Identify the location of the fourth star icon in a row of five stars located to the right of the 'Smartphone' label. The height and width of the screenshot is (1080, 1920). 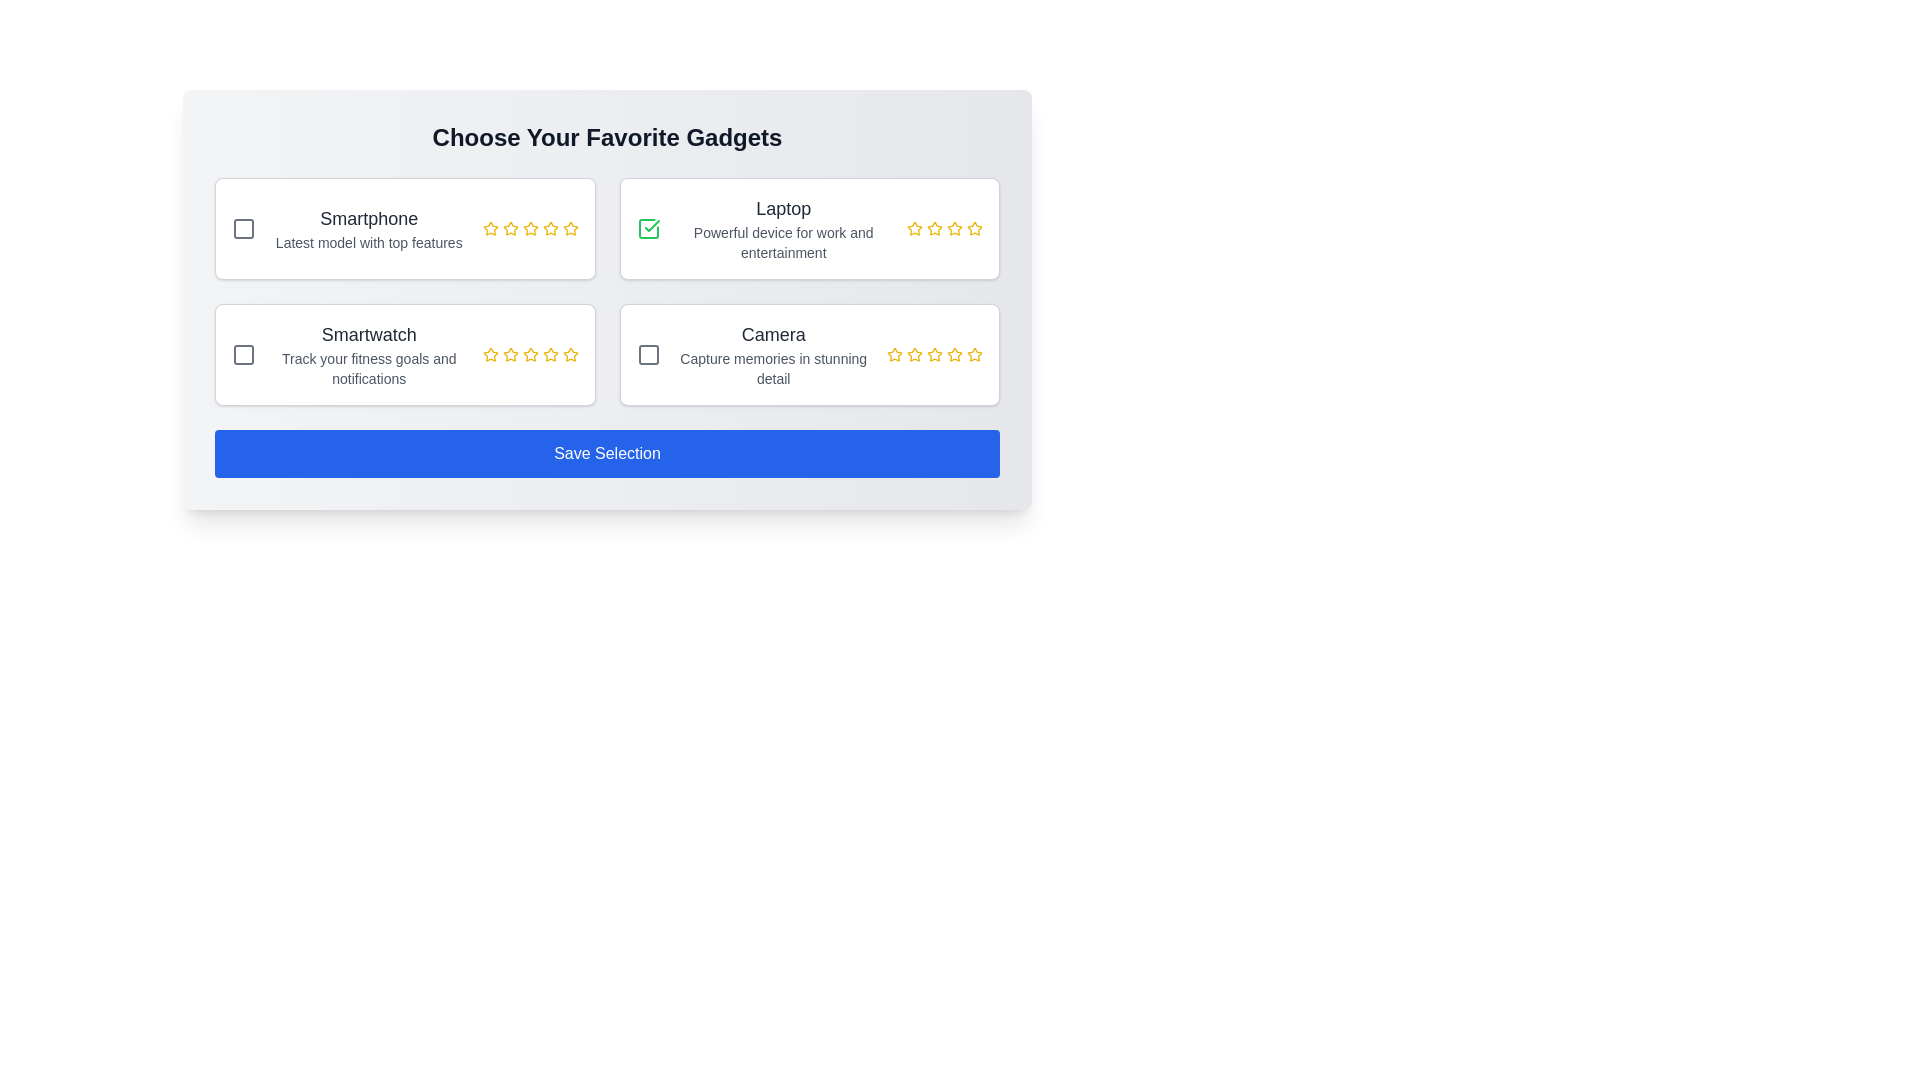
(530, 227).